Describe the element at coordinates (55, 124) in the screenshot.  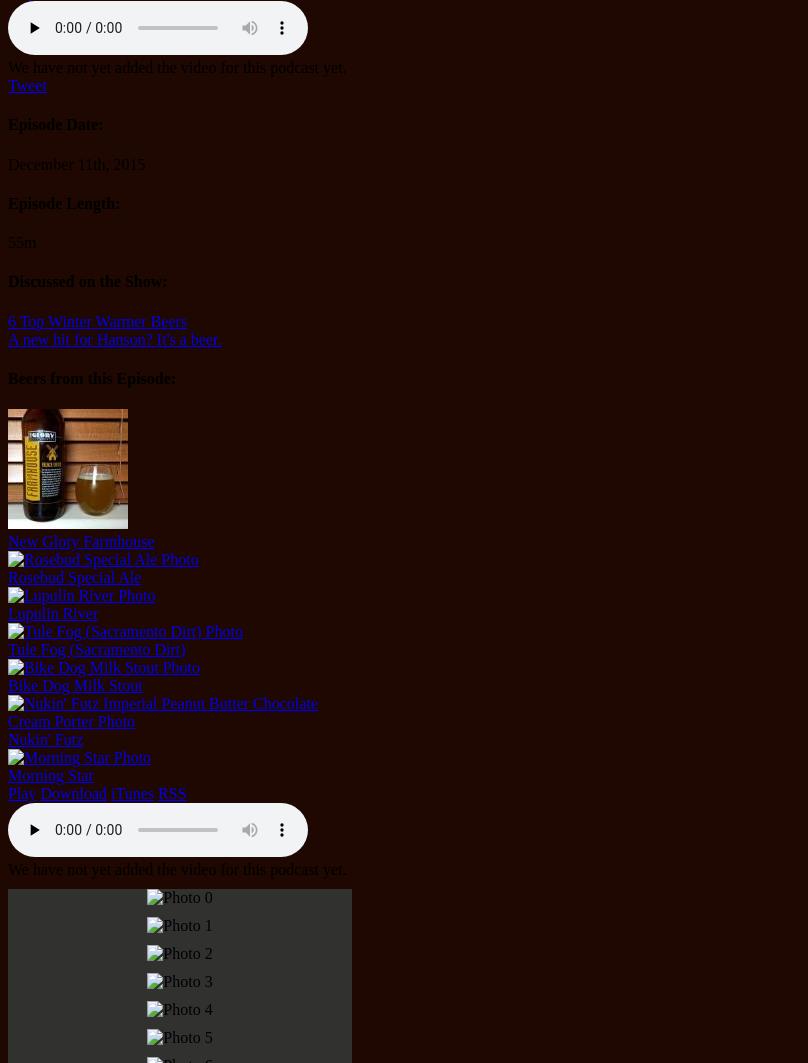
I see `'Episode Date:'` at that location.